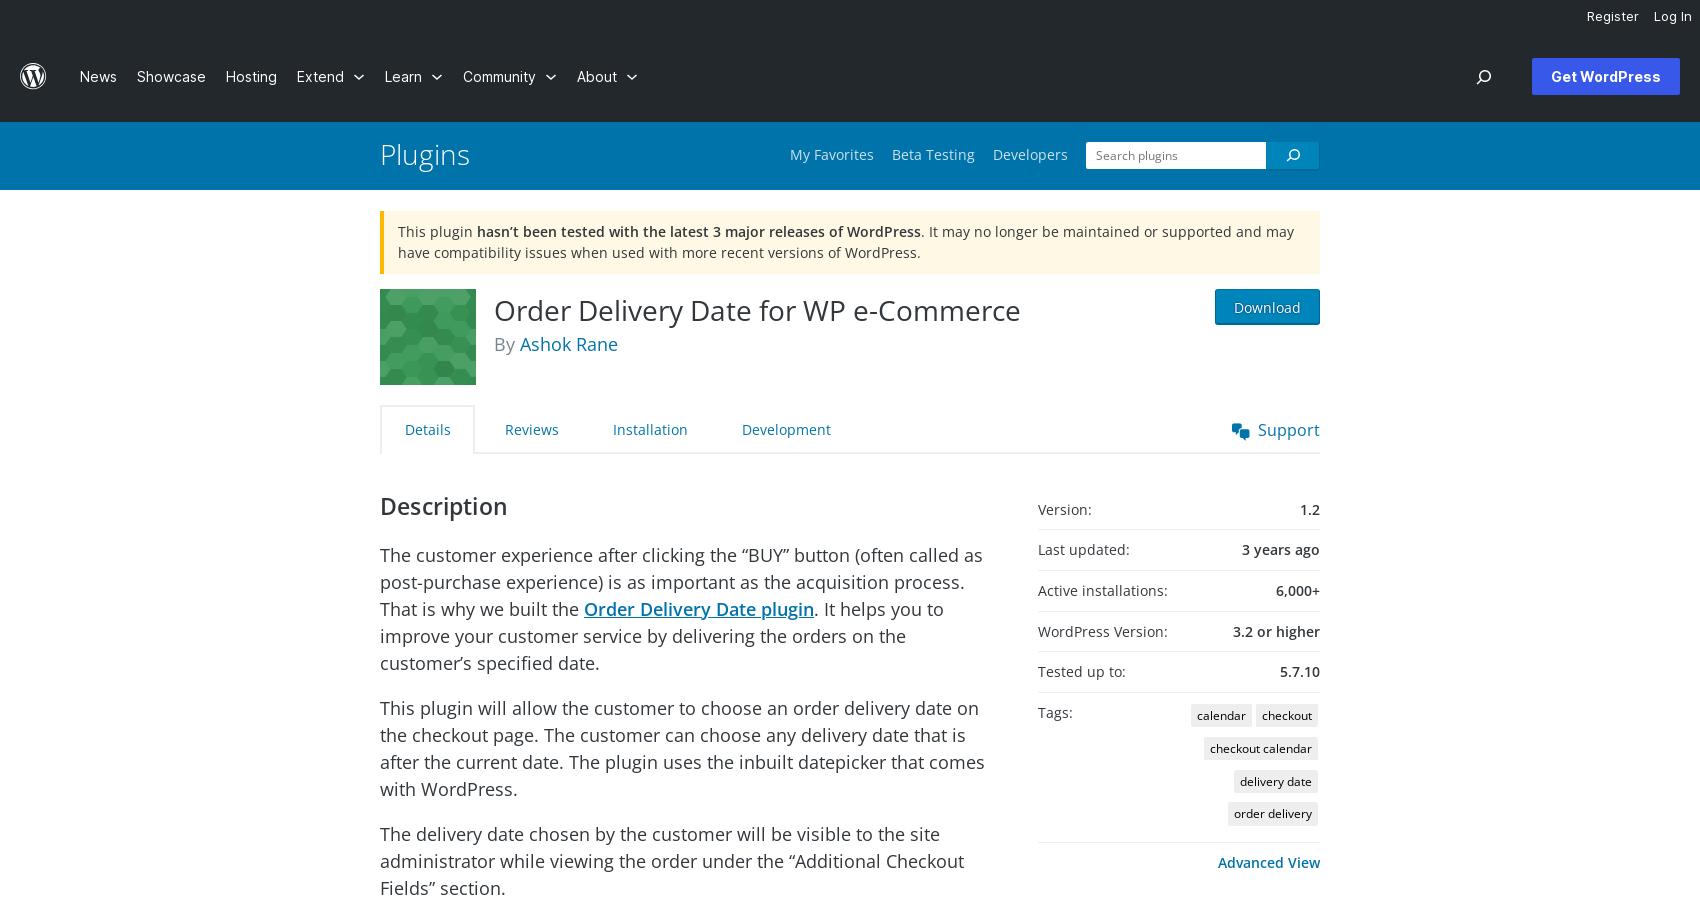  Describe the element at coordinates (1279, 670) in the screenshot. I see `'5.7.10'` at that location.